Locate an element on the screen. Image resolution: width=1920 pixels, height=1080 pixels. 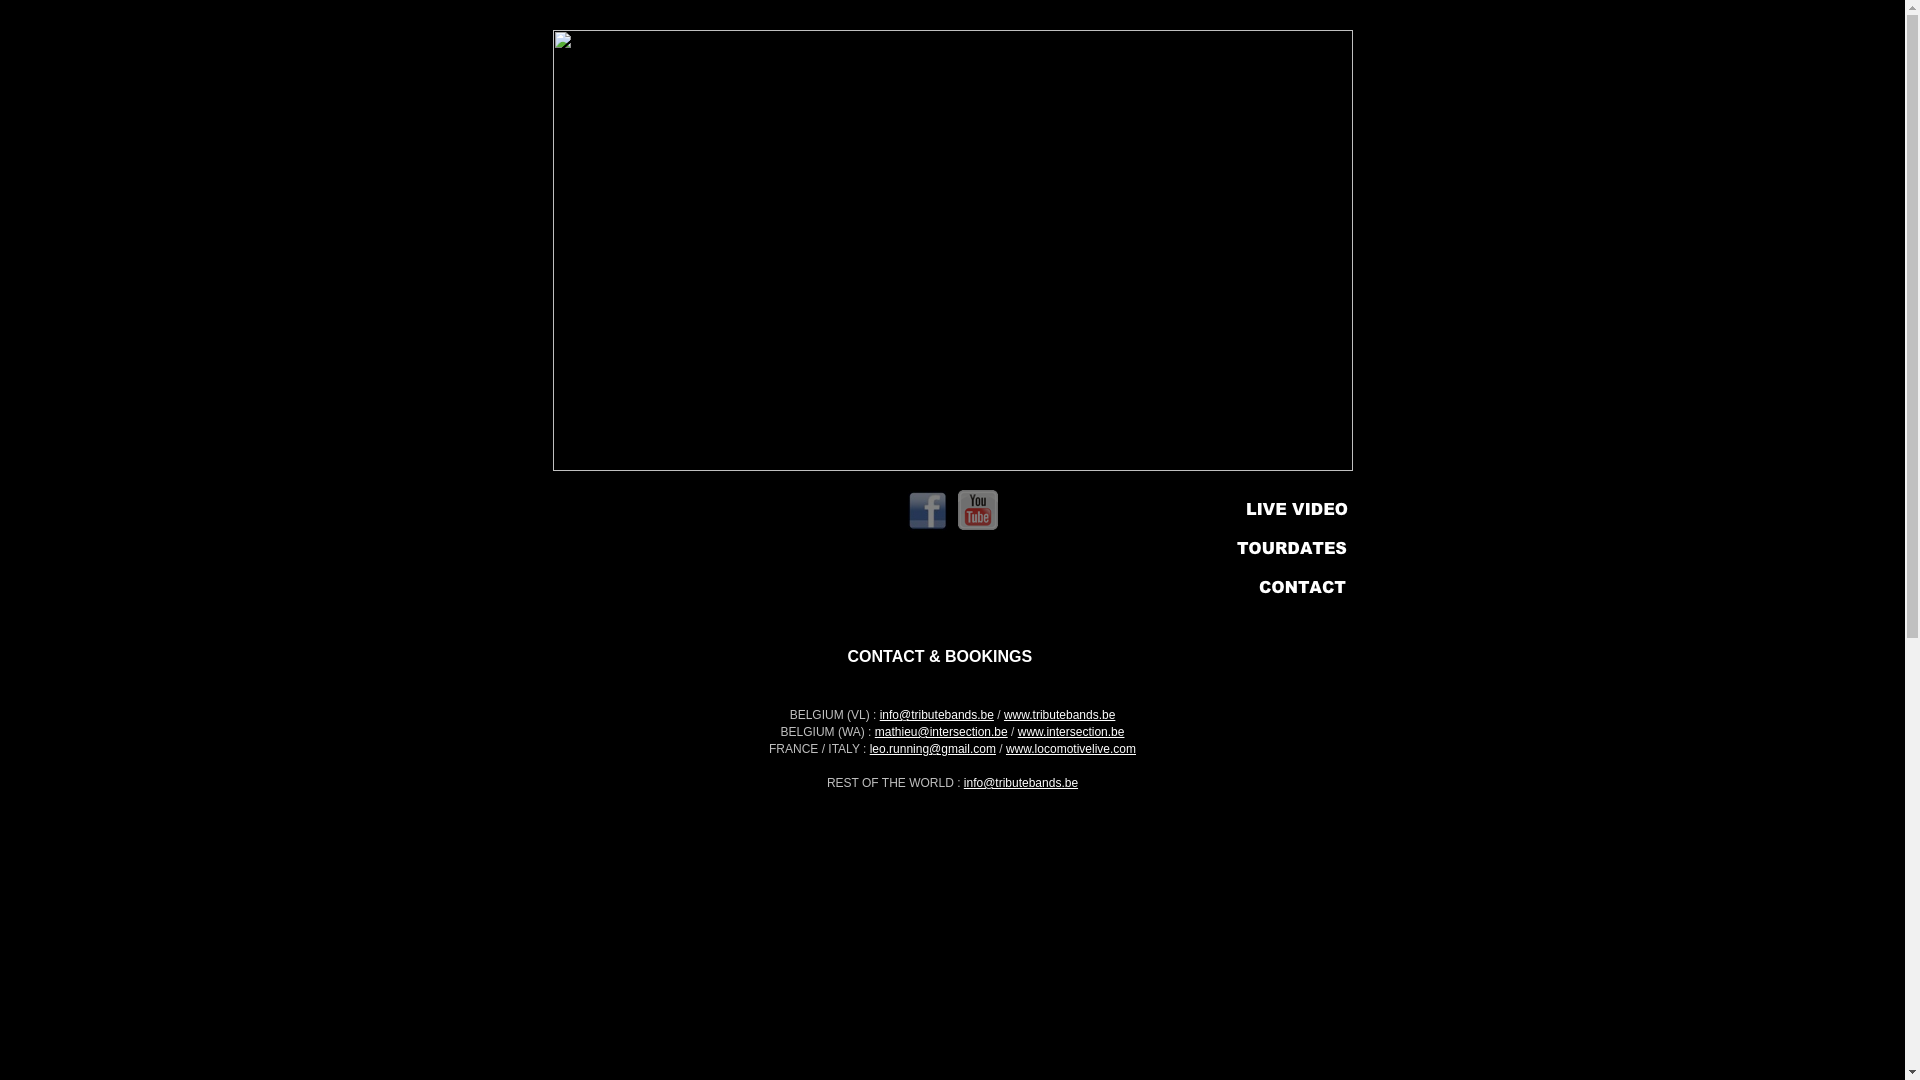
'http://youtube.com/tomadde' is located at coordinates (978, 523).